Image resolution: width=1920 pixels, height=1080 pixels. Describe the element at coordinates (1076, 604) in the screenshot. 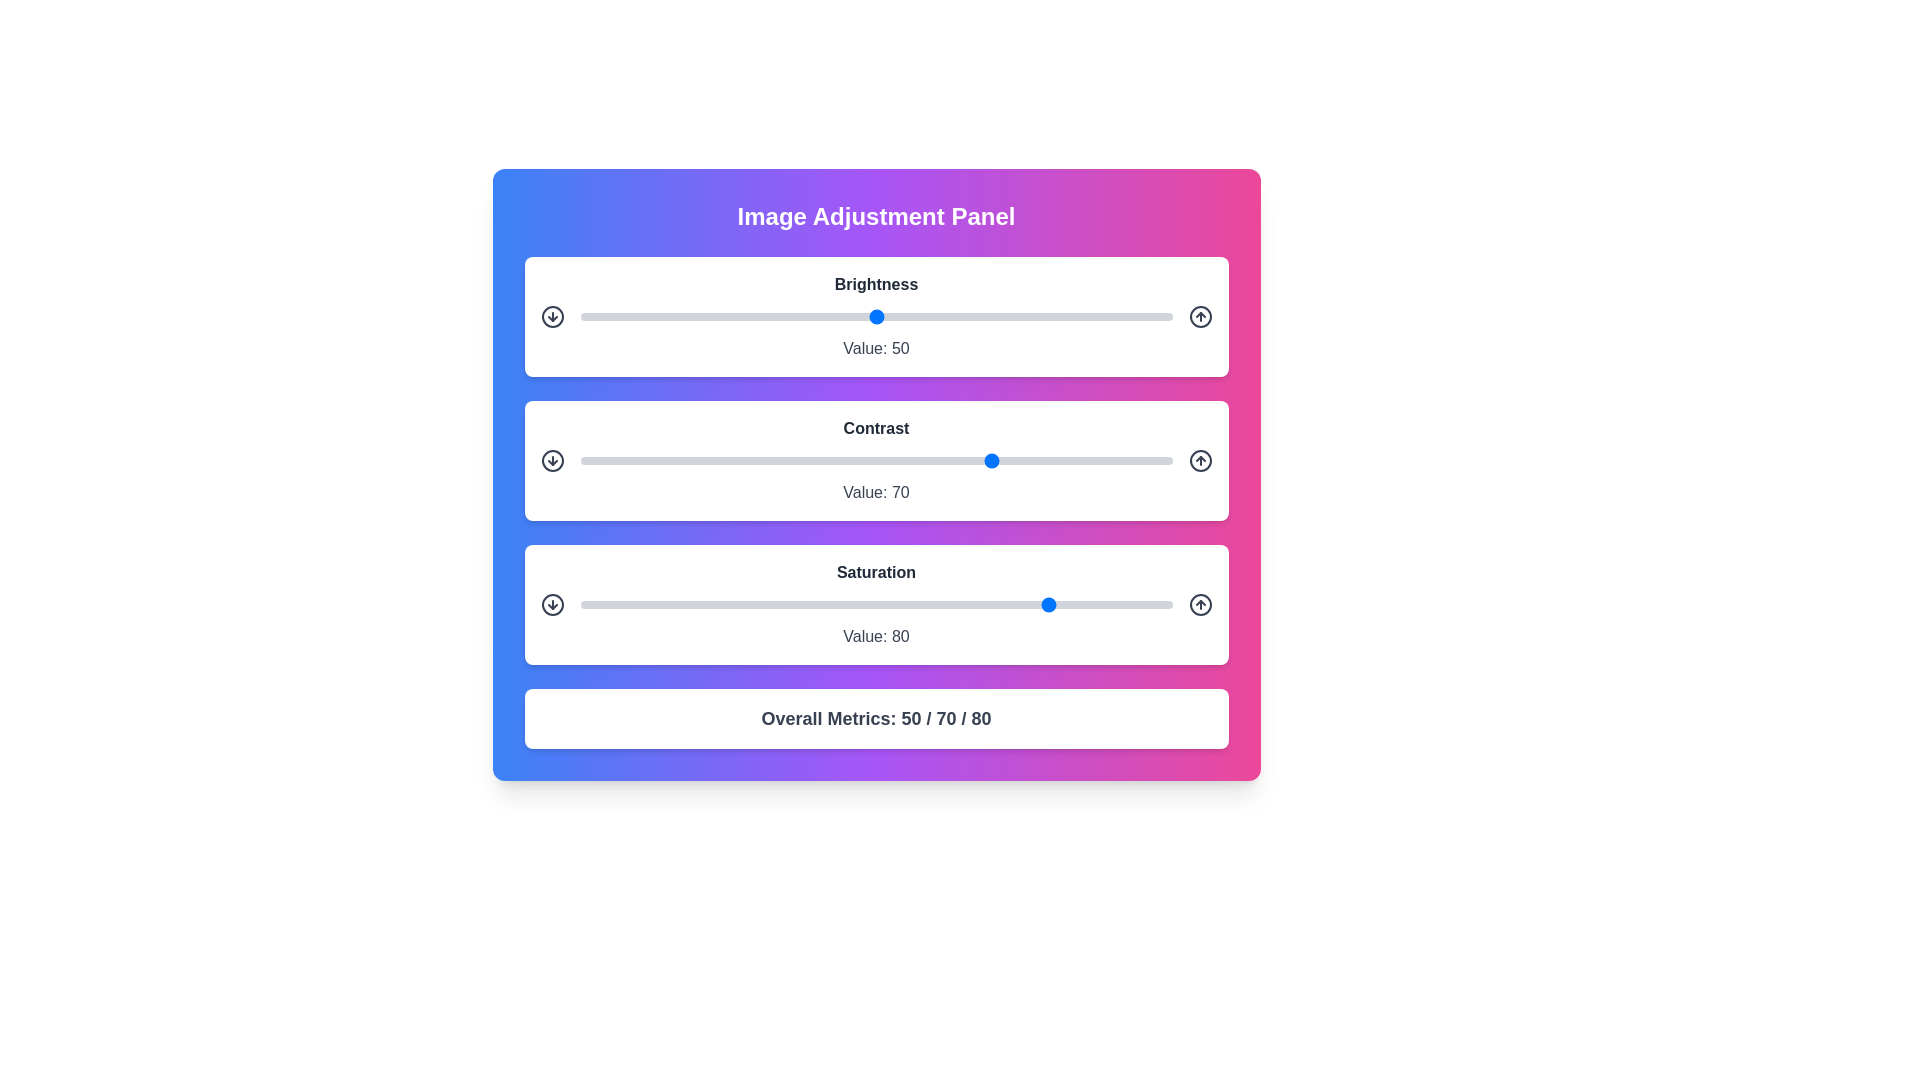

I see `the slider value` at that location.